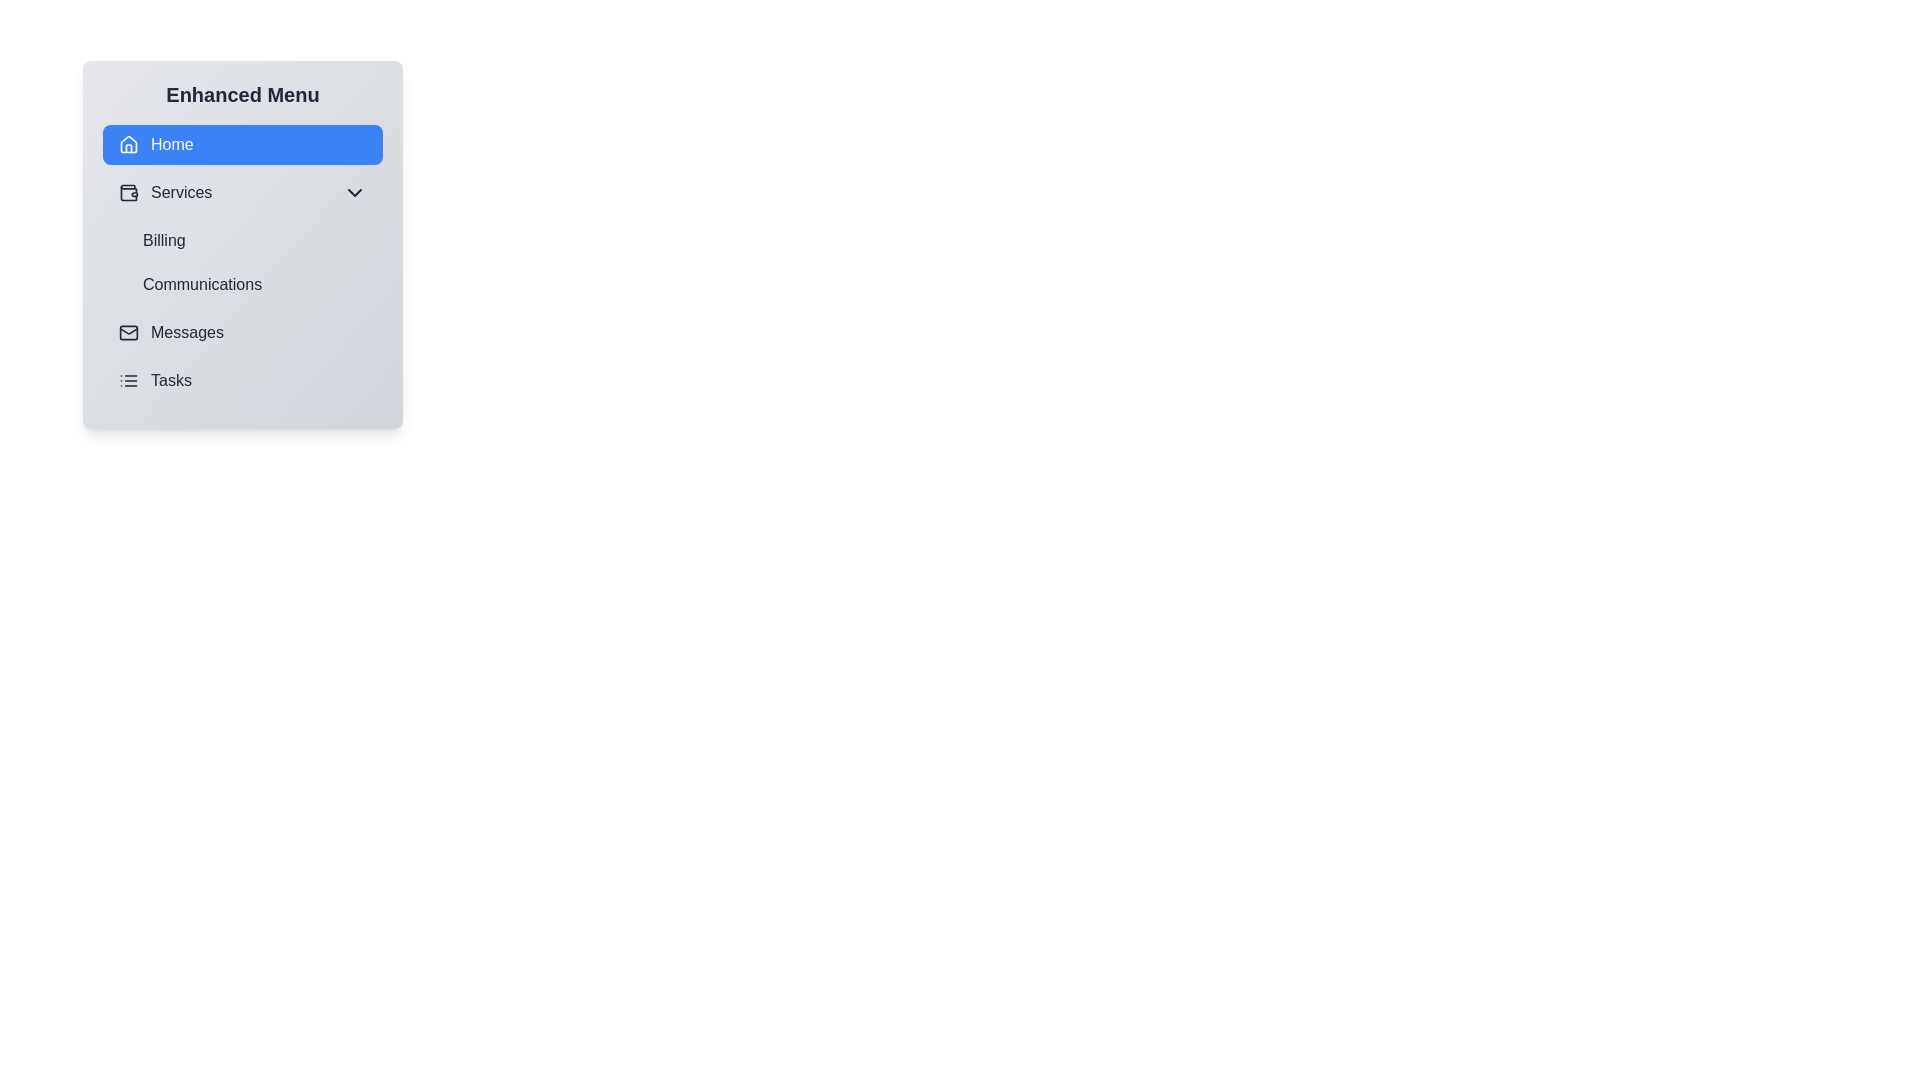 The height and width of the screenshot is (1080, 1920). Describe the element at coordinates (128, 192) in the screenshot. I see `the wallet icon, which is a minimalistic SVG graphic located next to the text 'Services' in the menu` at that location.